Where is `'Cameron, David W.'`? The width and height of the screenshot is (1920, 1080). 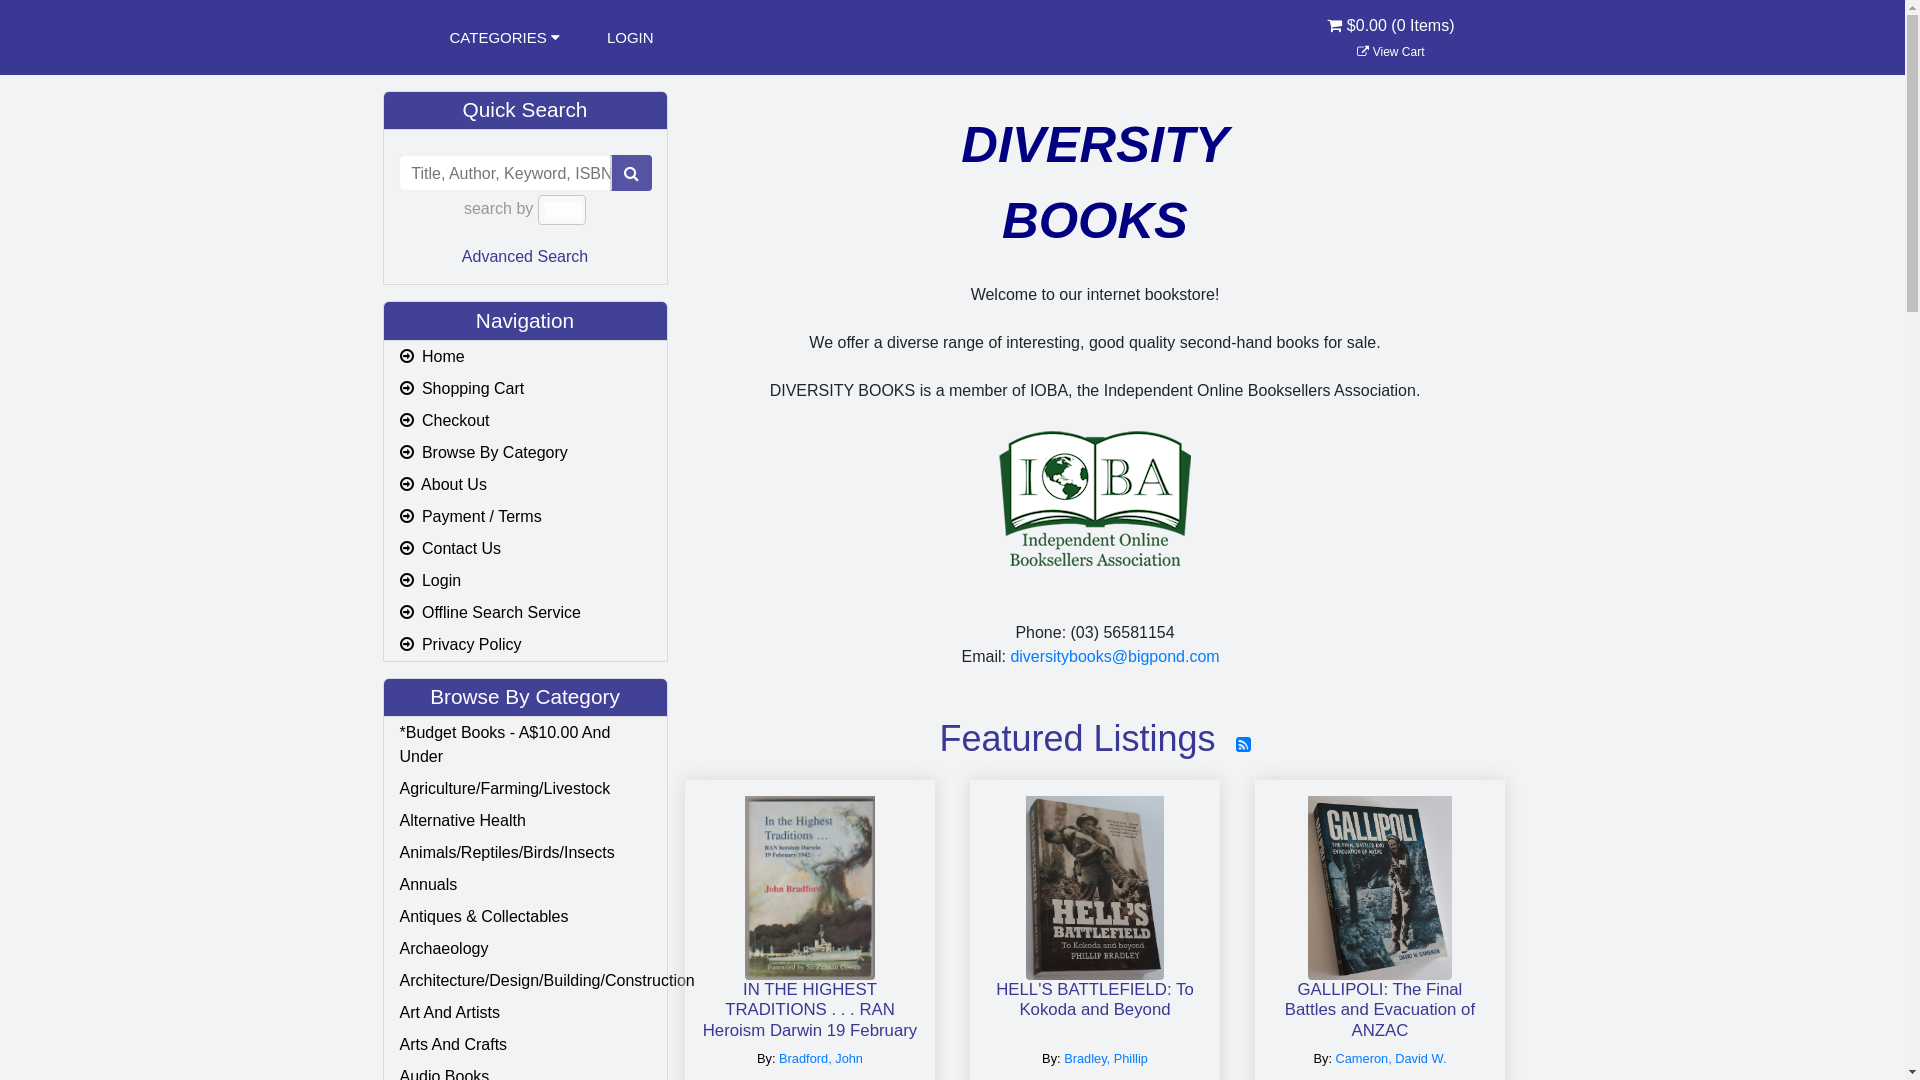 'Cameron, David W.' is located at coordinates (1335, 1057).